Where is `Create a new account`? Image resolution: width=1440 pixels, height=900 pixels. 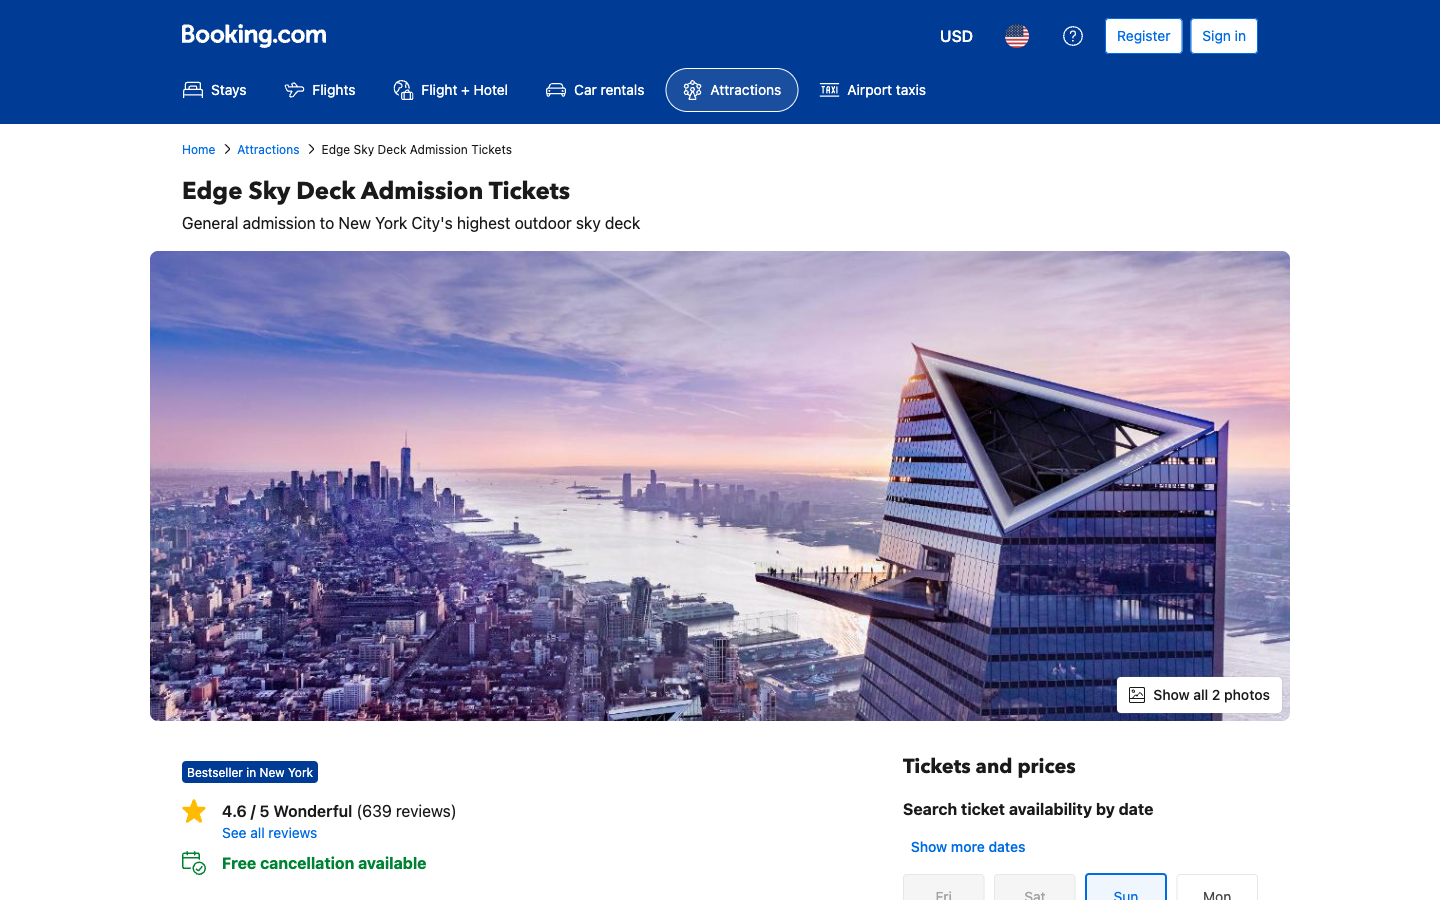
Create a new account is located at coordinates (1143, 35).